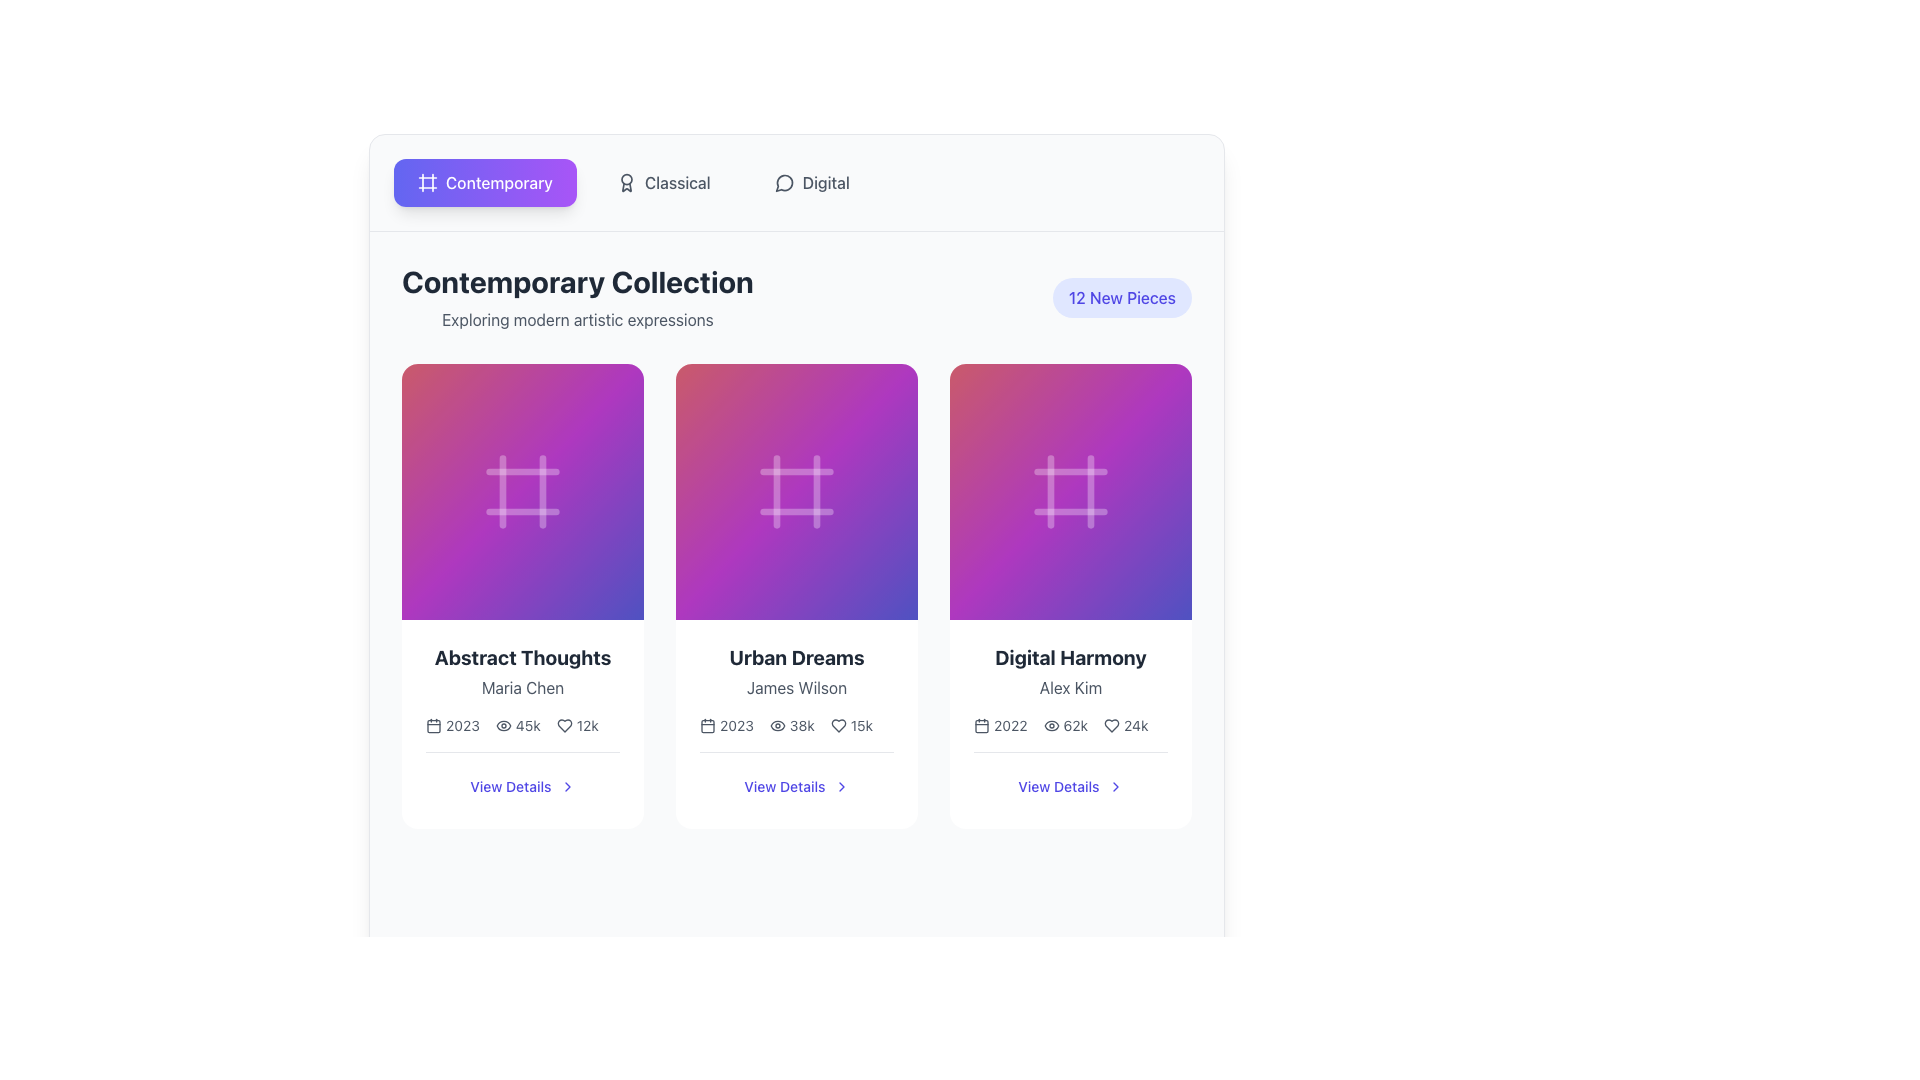 The height and width of the screenshot is (1080, 1920). Describe the element at coordinates (826, 182) in the screenshot. I see `the text label element displaying 'Digital', which is styled with medium font weight and gray color, located to the right side of the toolbar` at that location.